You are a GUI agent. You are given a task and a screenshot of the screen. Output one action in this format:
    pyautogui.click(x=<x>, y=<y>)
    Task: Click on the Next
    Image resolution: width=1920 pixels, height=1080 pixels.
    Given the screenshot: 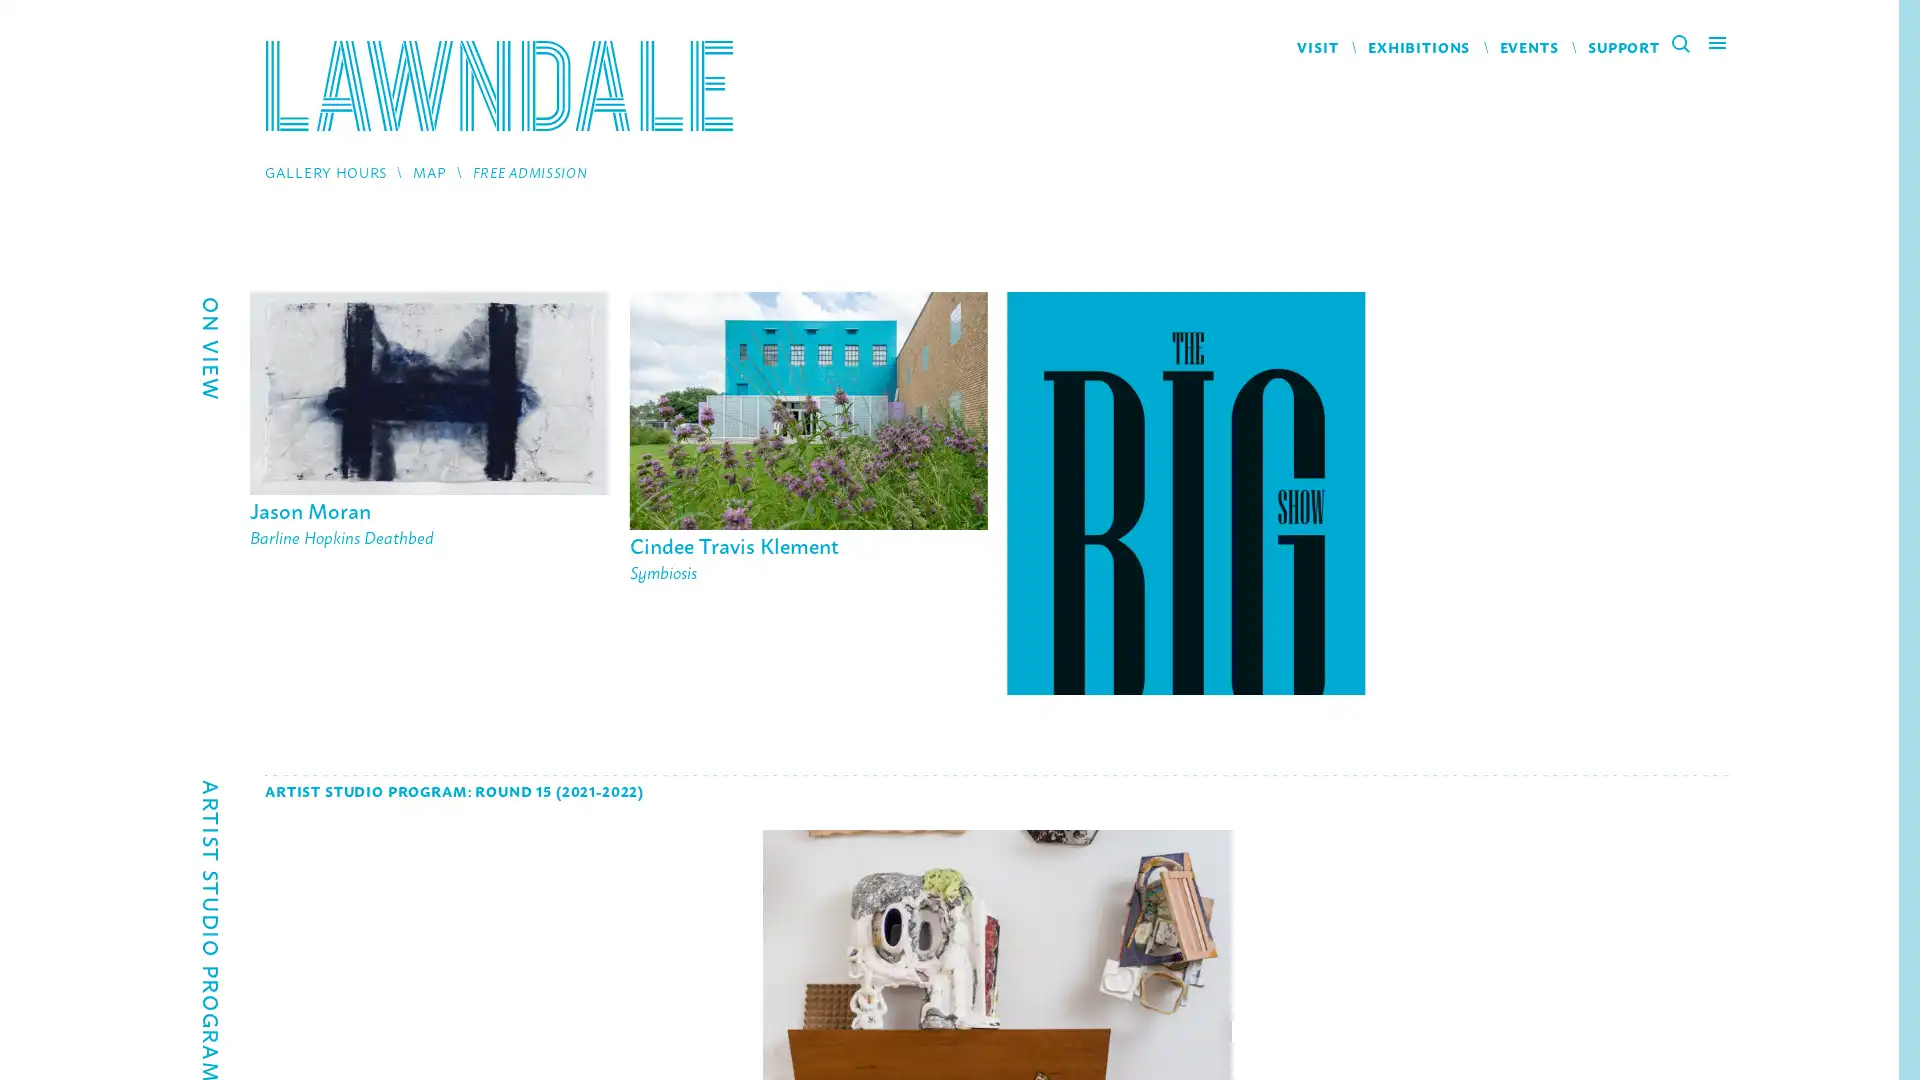 What is the action you would take?
    pyautogui.click(x=1733, y=874)
    